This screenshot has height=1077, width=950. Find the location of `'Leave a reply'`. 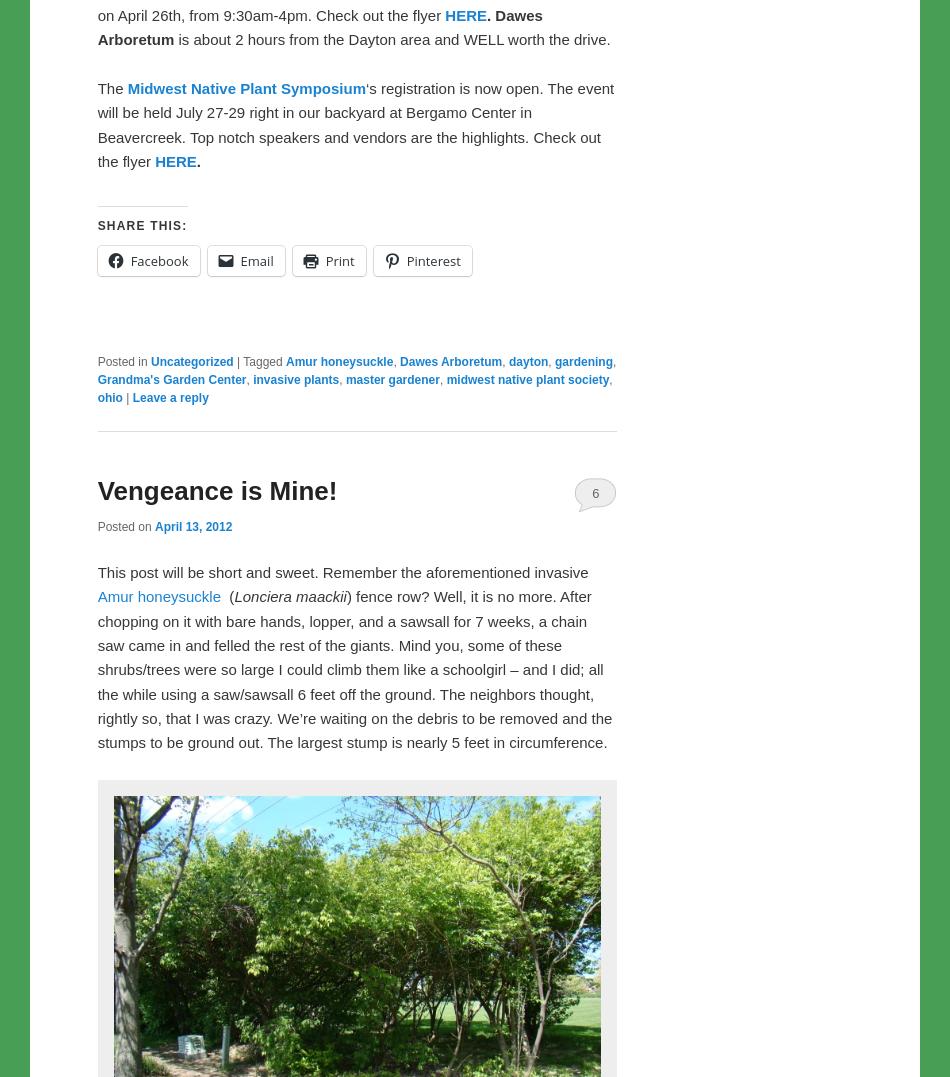

'Leave a reply' is located at coordinates (169, 396).